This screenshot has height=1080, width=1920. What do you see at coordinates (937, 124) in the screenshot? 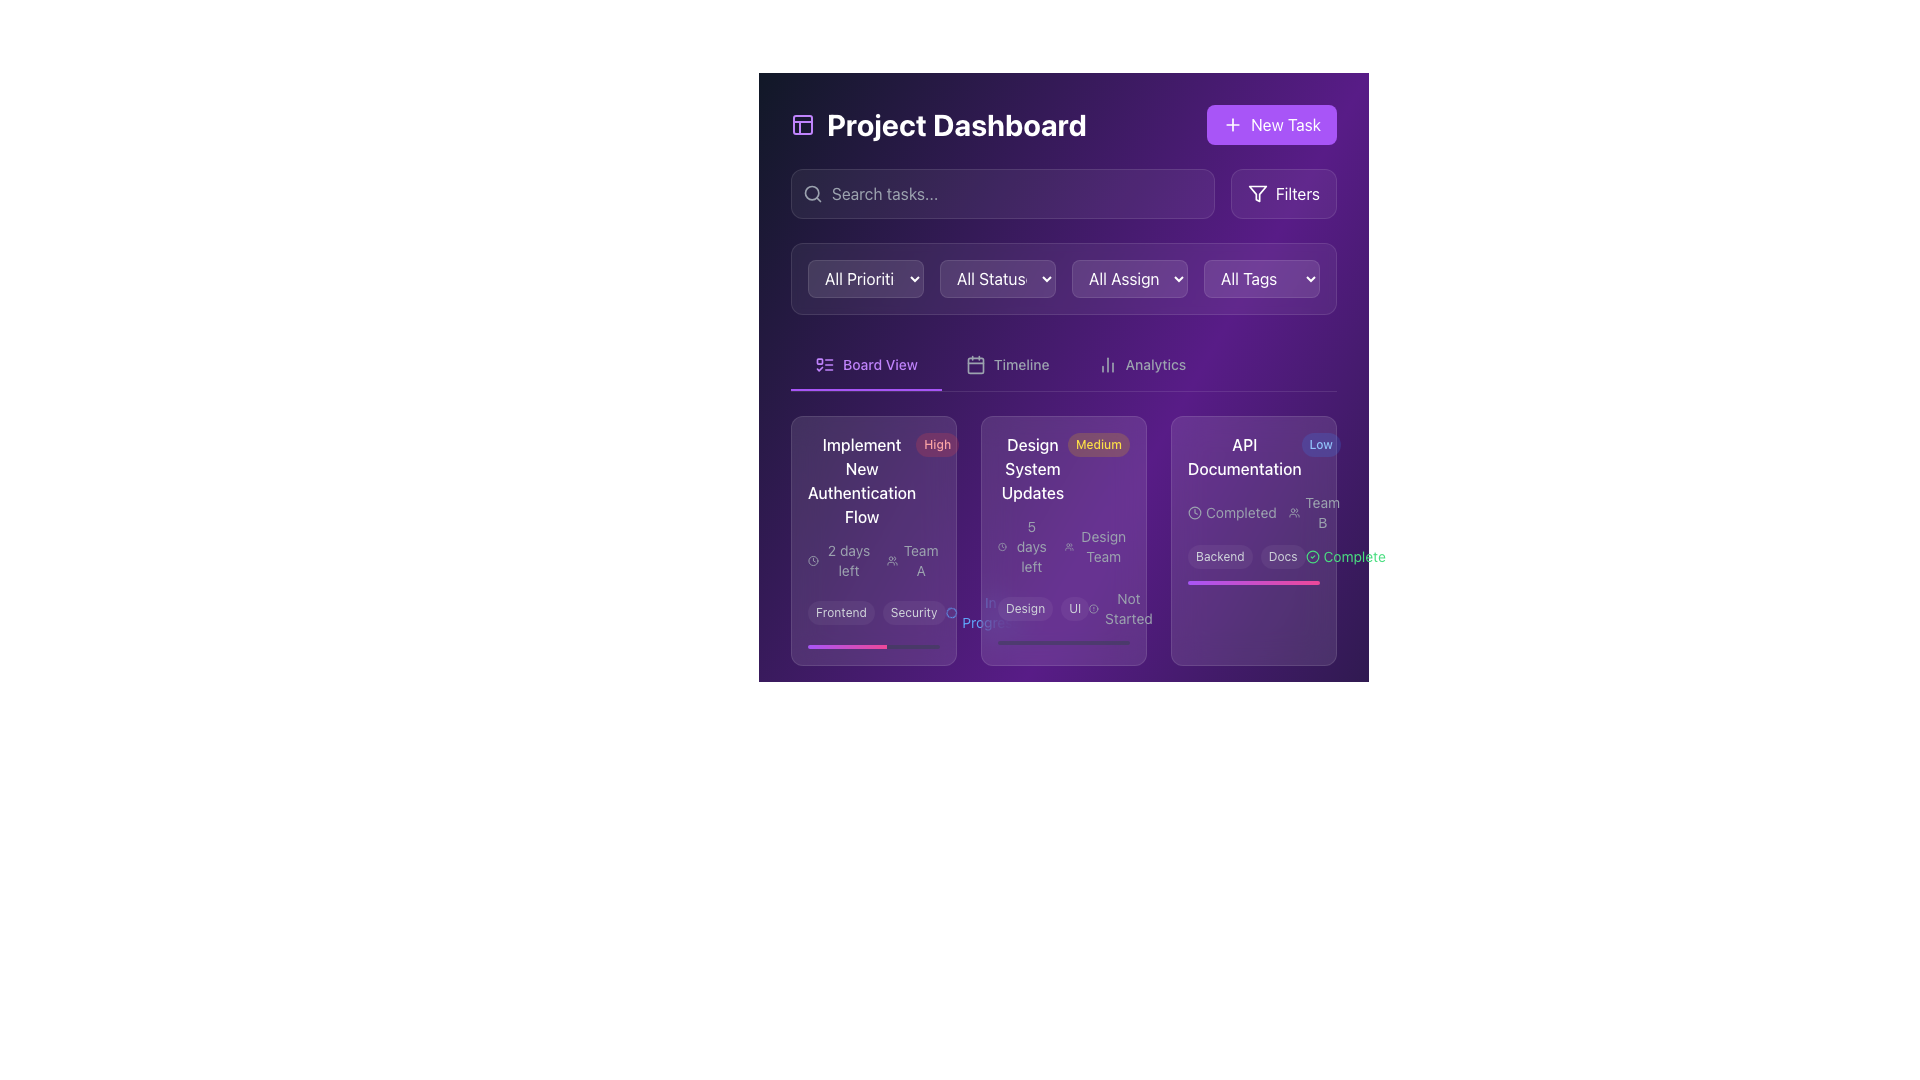
I see `the 'Project Dashboard' text header with the accompanying purple icon located near the top-left corner of the interface` at bounding box center [937, 124].